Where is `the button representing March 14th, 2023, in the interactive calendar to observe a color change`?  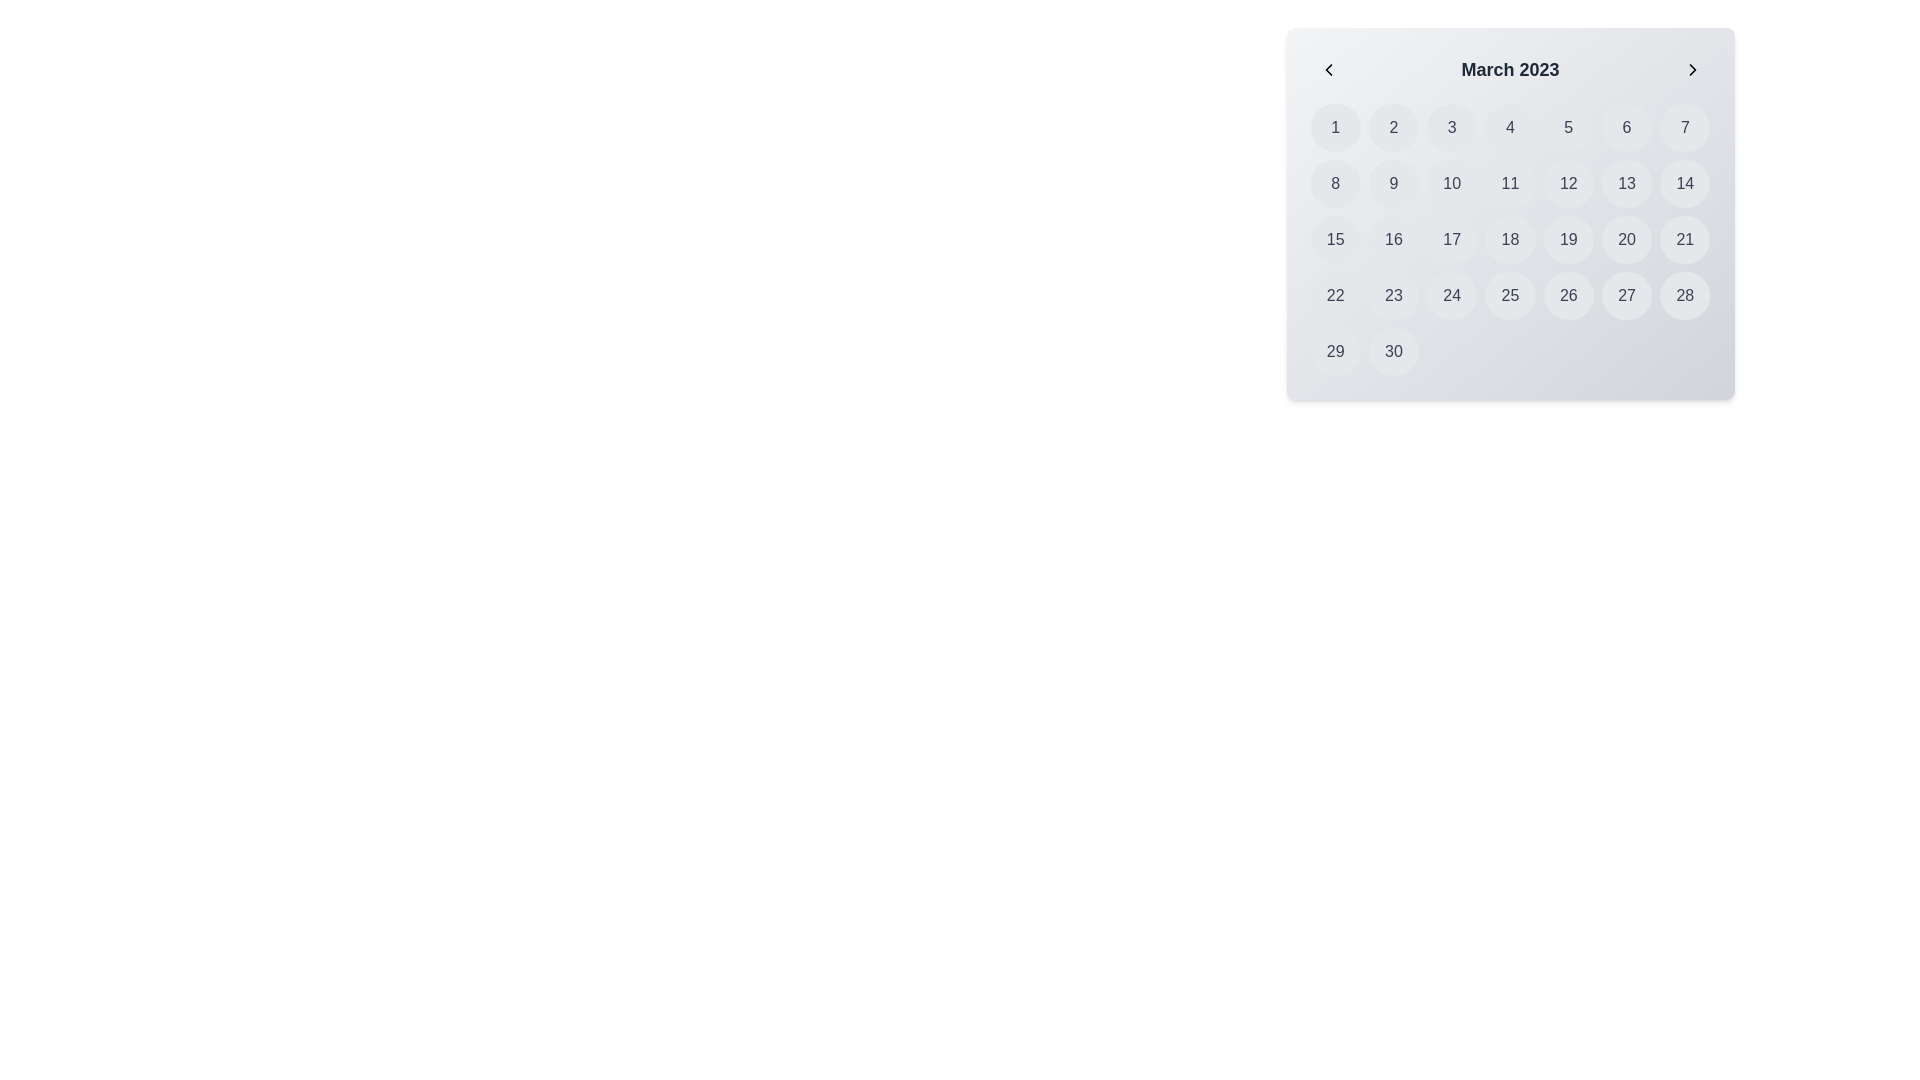 the button representing March 14th, 2023, in the interactive calendar to observe a color change is located at coordinates (1684, 184).